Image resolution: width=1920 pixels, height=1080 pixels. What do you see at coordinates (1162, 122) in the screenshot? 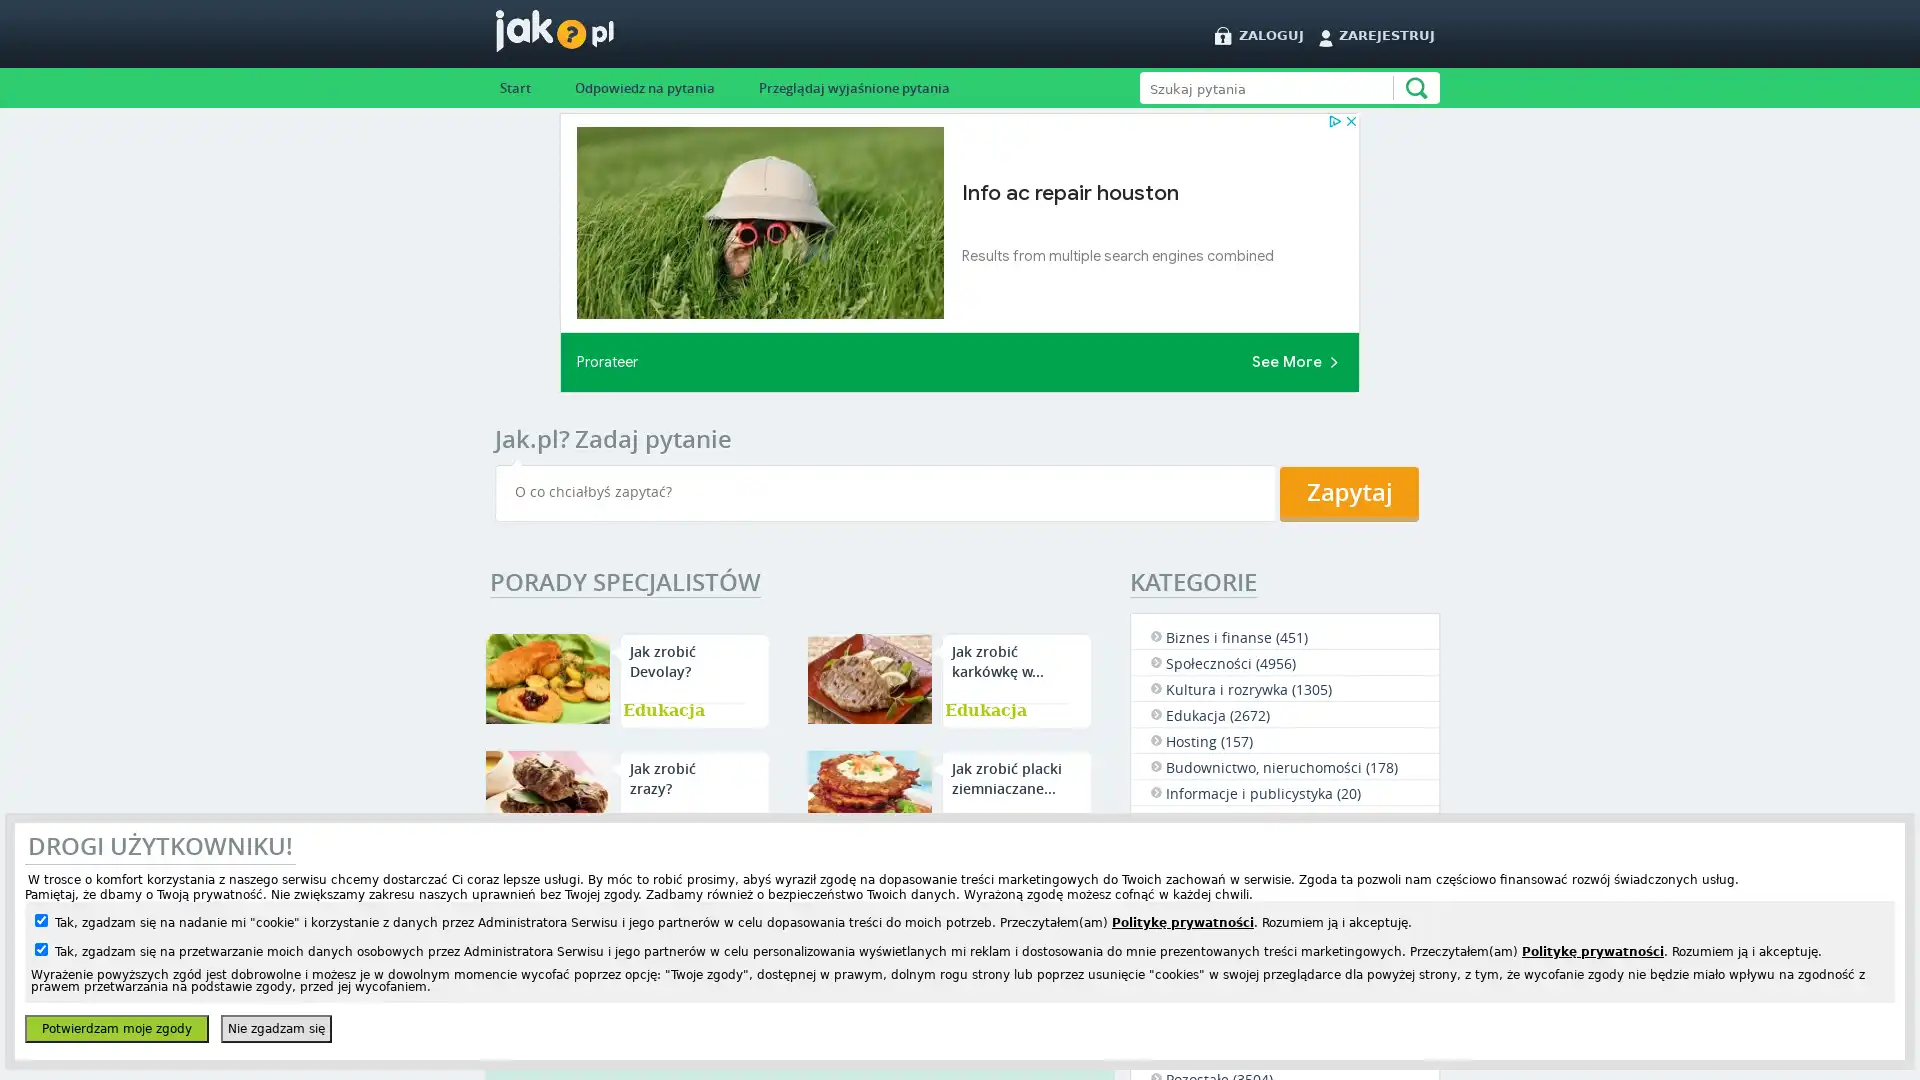
I see `Szukaj` at bounding box center [1162, 122].